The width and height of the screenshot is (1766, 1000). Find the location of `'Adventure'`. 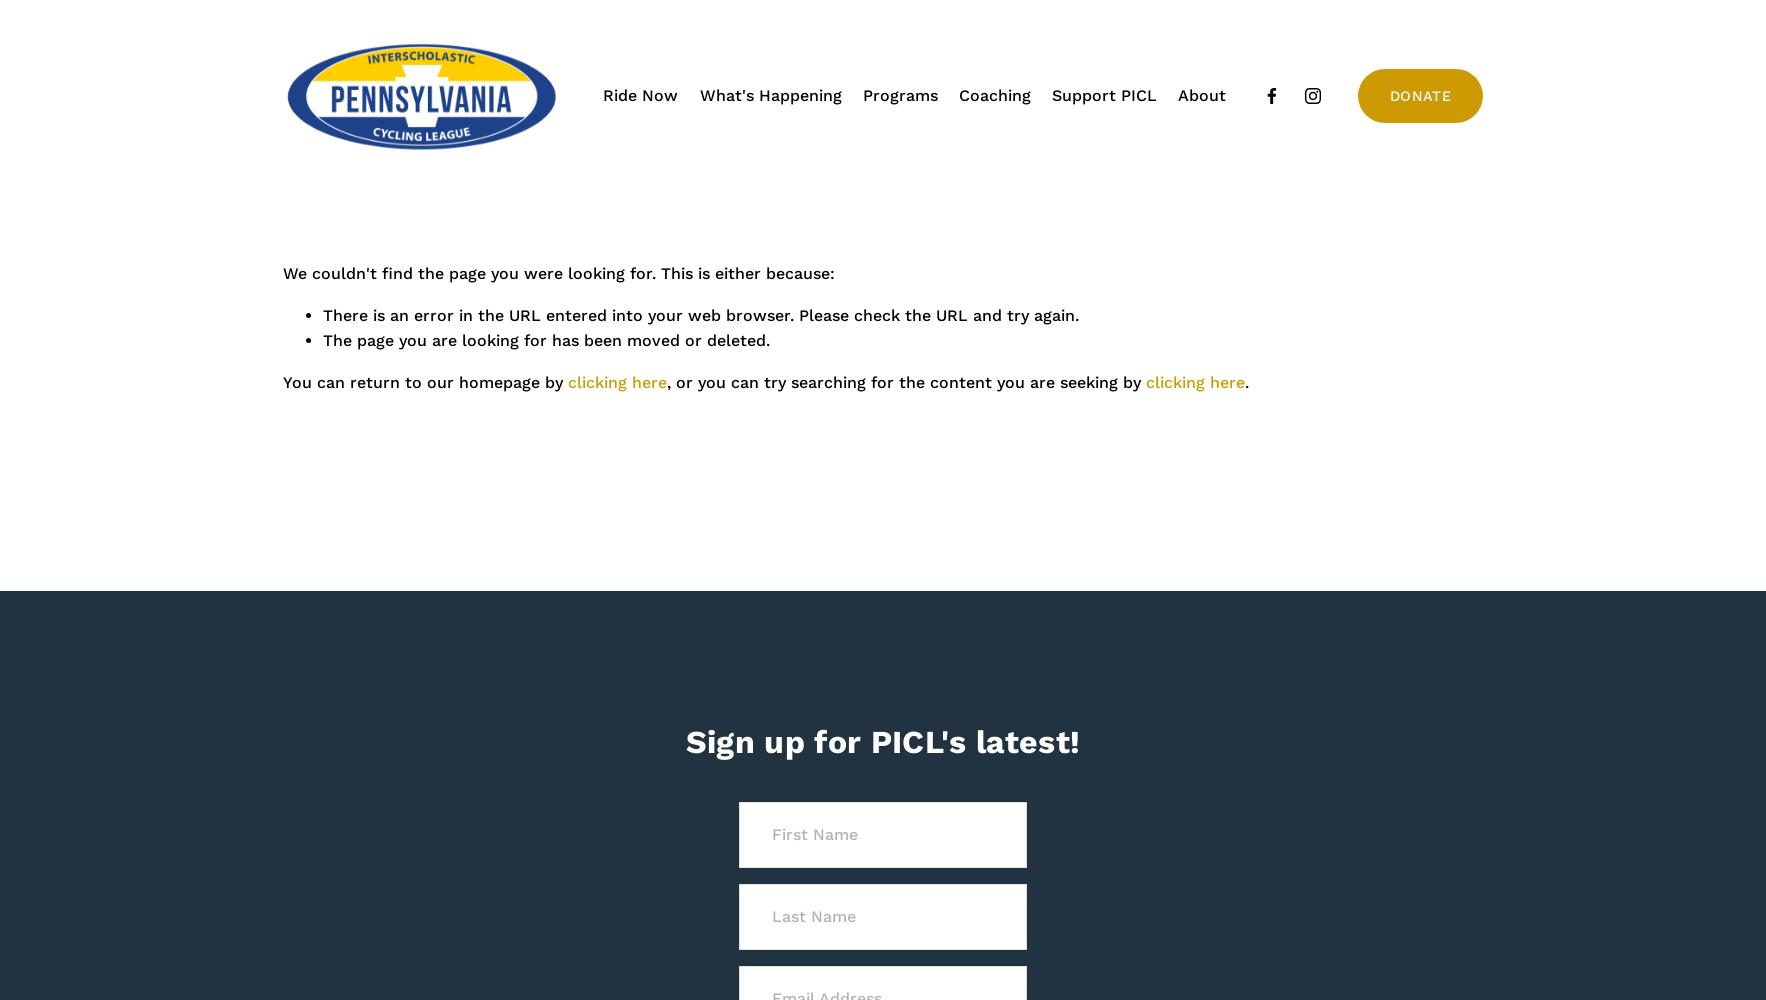

'Adventure' is located at coordinates (854, 153).